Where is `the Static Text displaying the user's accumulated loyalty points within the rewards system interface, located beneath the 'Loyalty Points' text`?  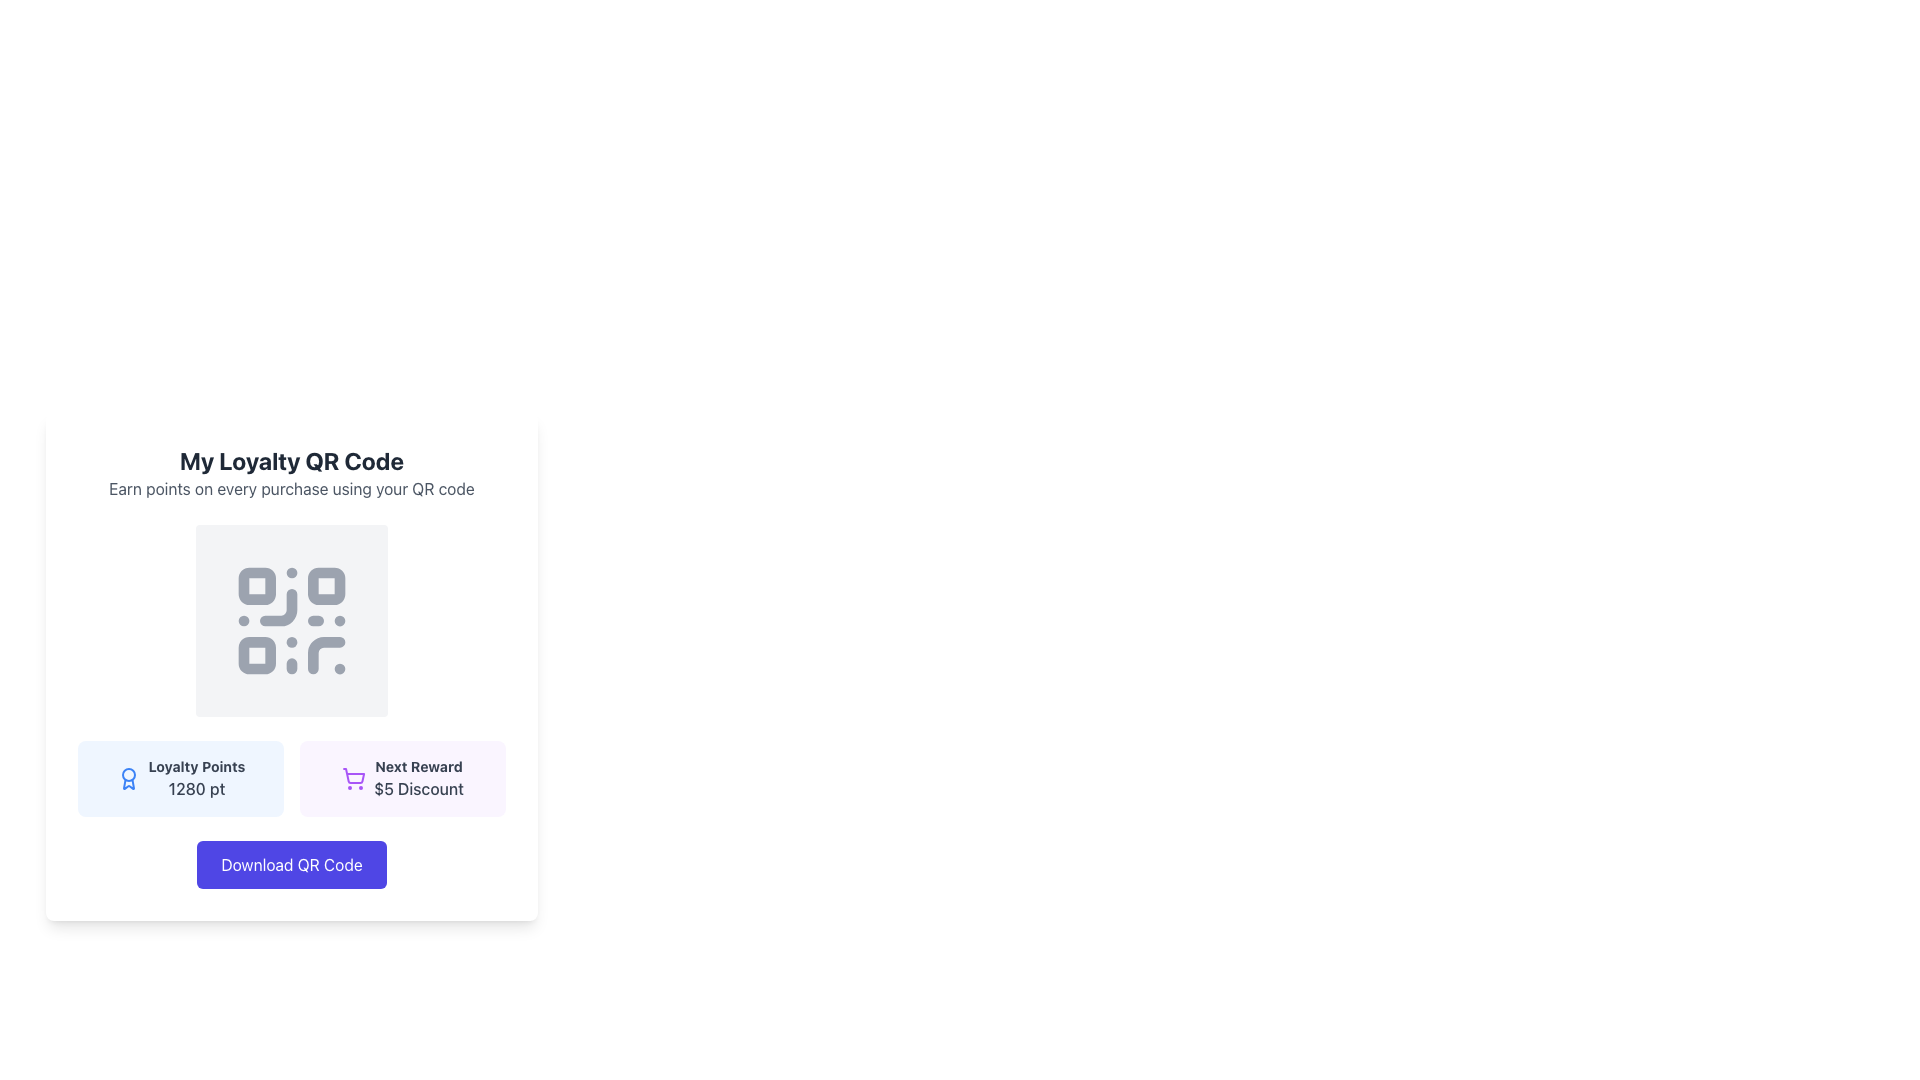
the Static Text displaying the user's accumulated loyalty points within the rewards system interface, located beneath the 'Loyalty Points' text is located at coordinates (196, 788).